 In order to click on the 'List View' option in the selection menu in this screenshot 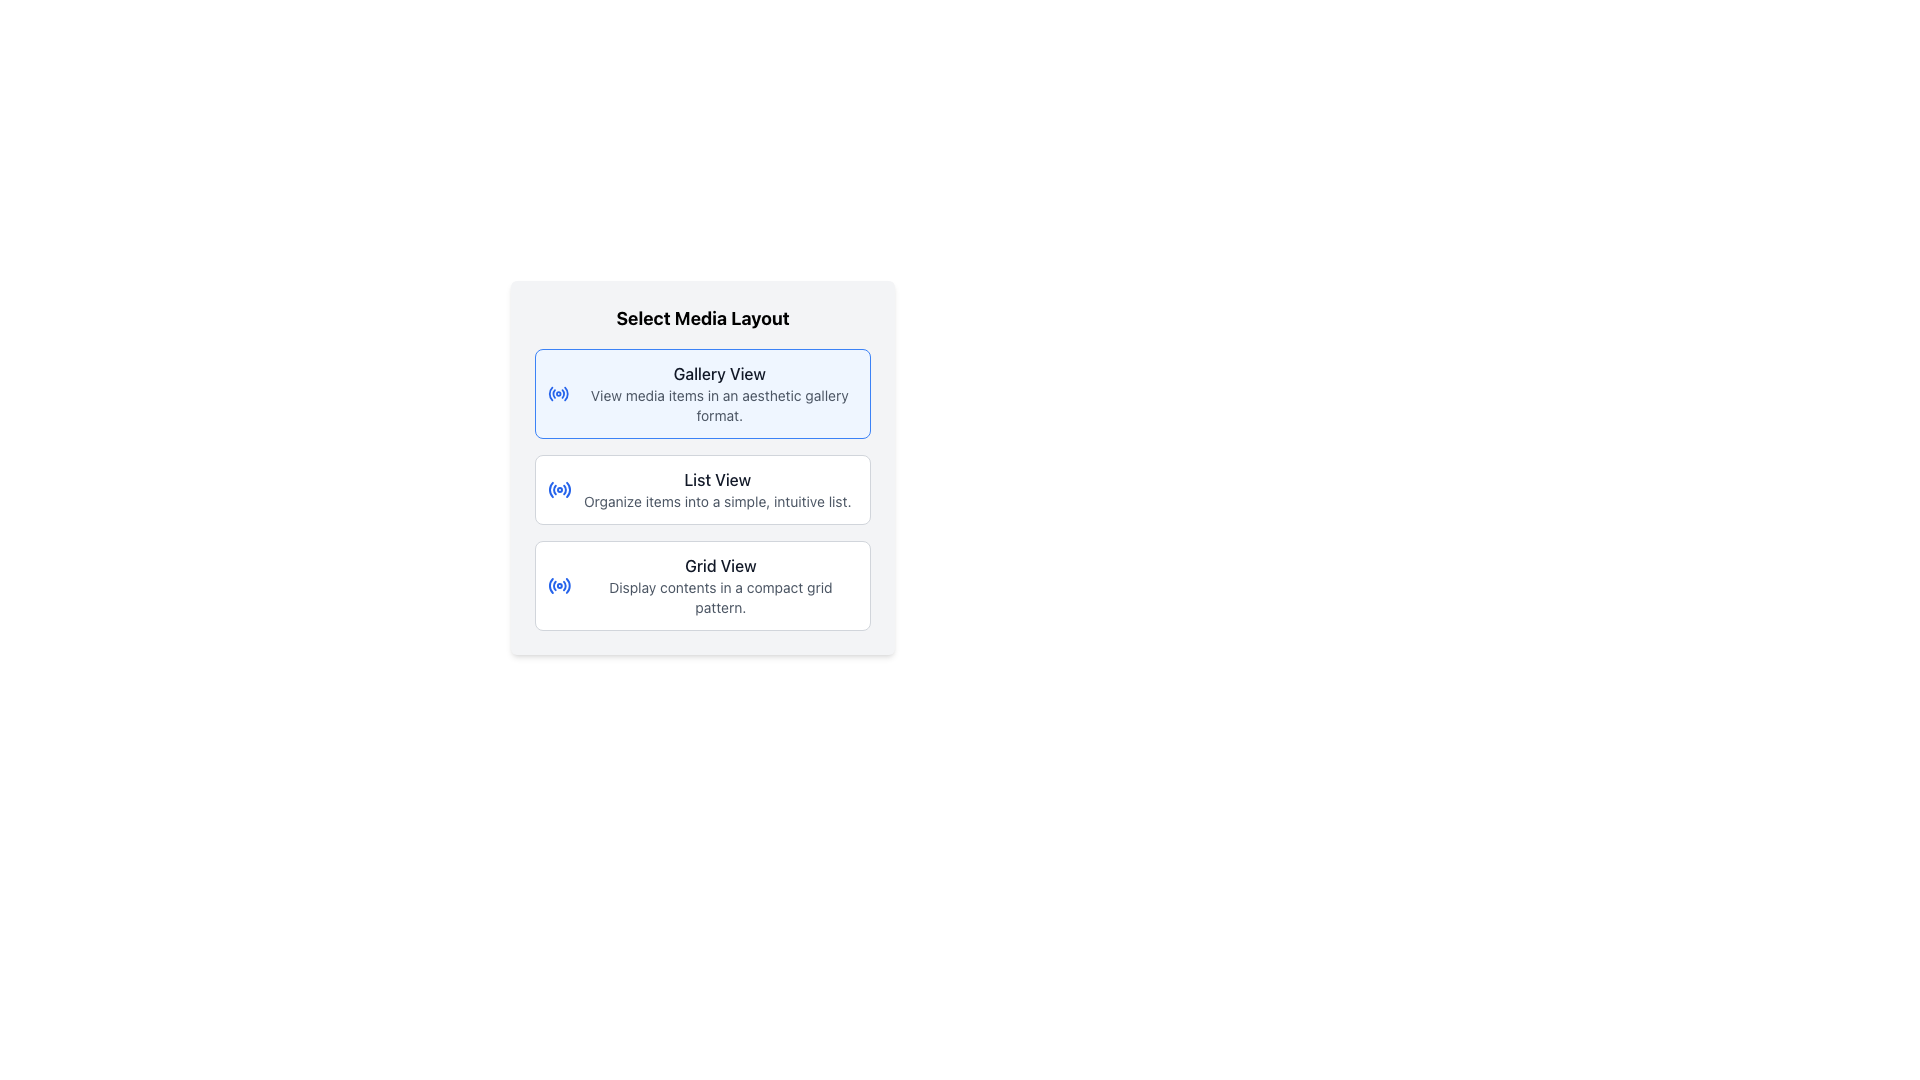, I will do `click(717, 489)`.